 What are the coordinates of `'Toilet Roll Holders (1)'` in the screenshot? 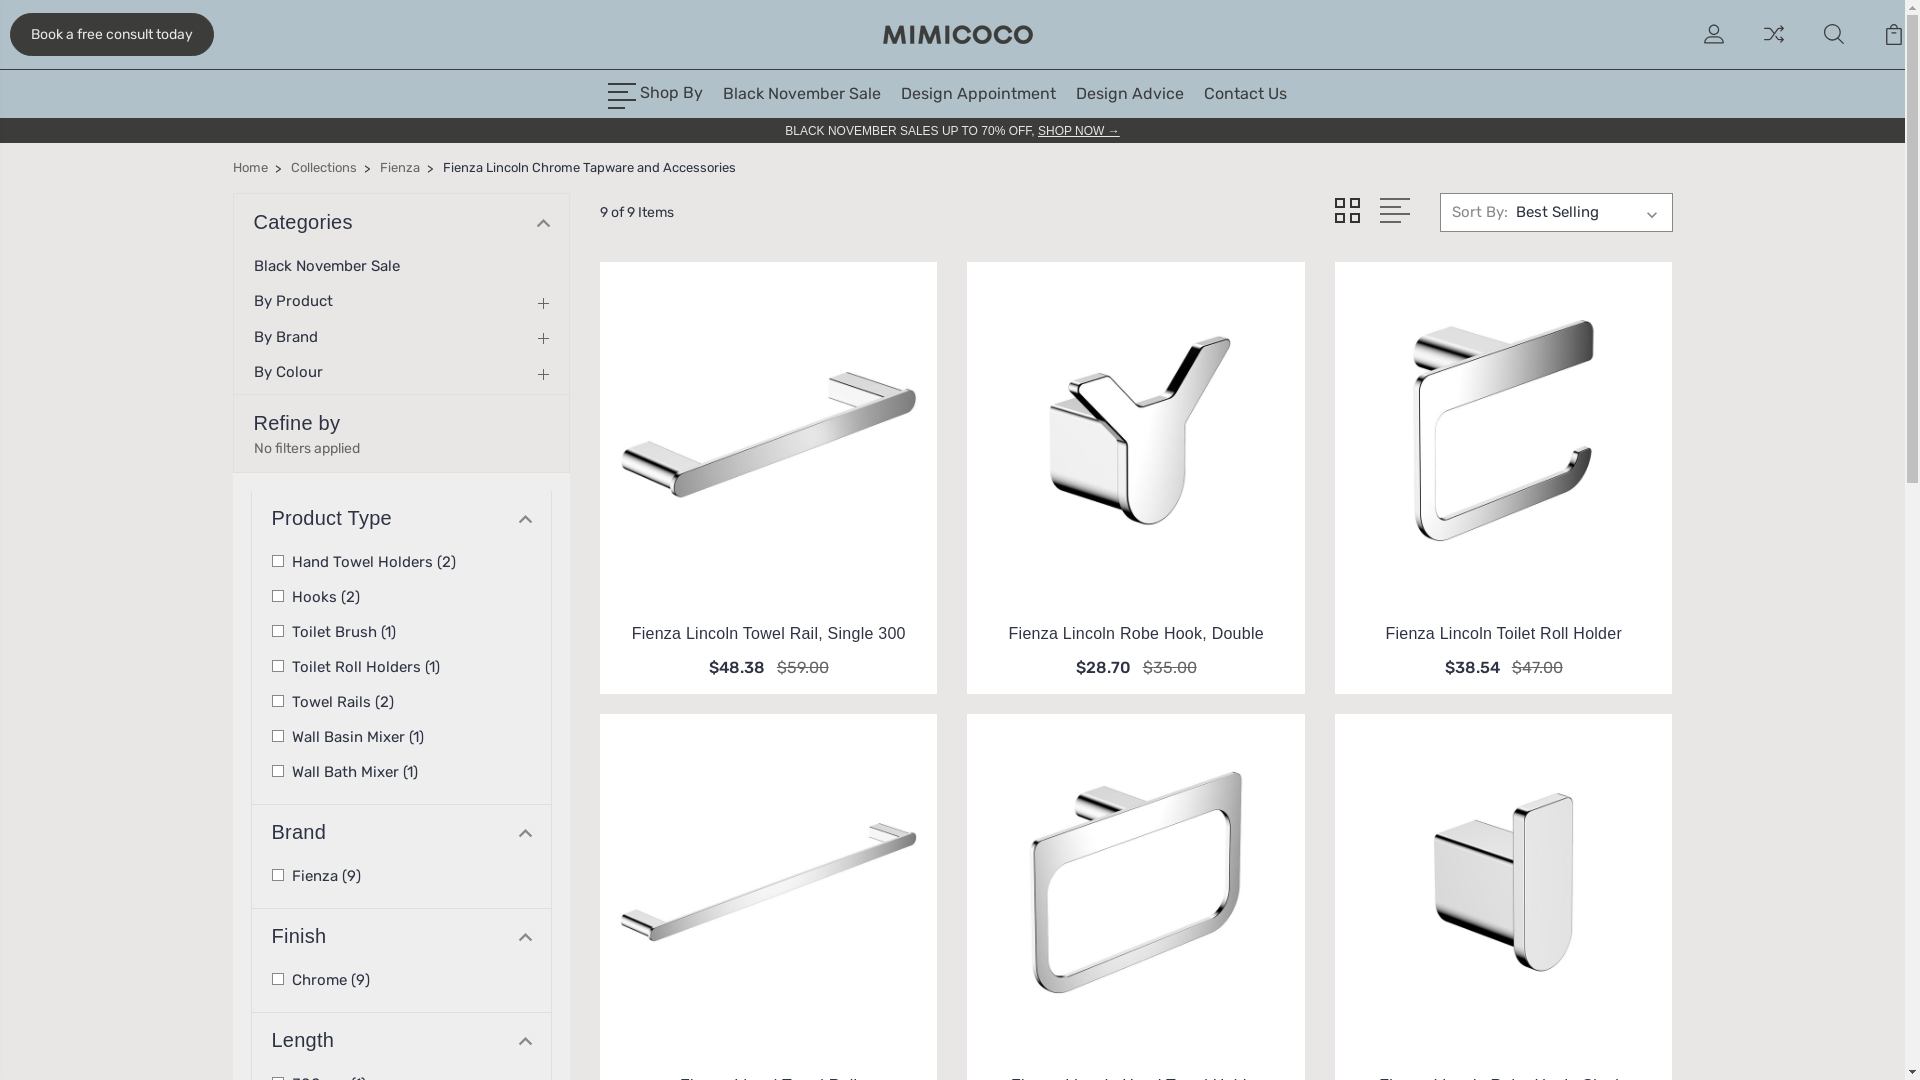 It's located at (401, 667).